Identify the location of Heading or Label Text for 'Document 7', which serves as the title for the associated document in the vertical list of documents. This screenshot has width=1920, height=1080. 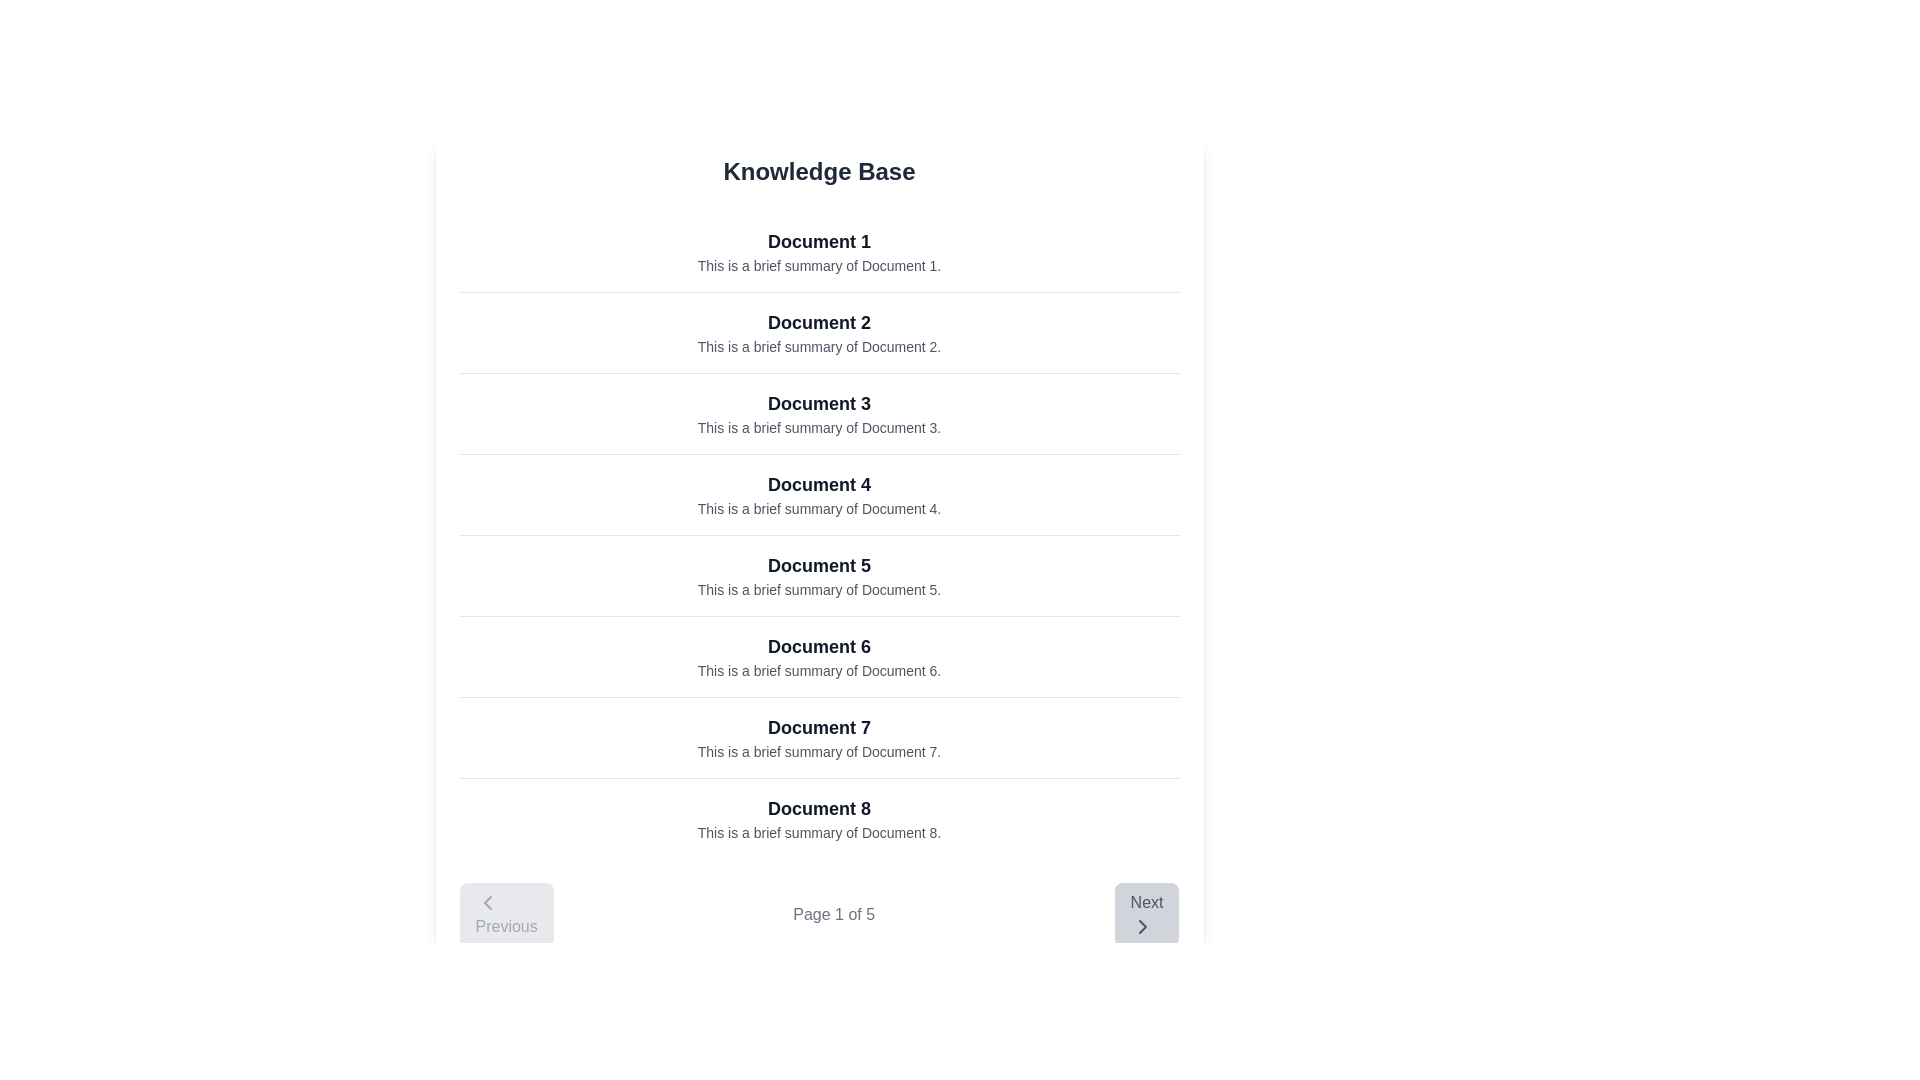
(819, 728).